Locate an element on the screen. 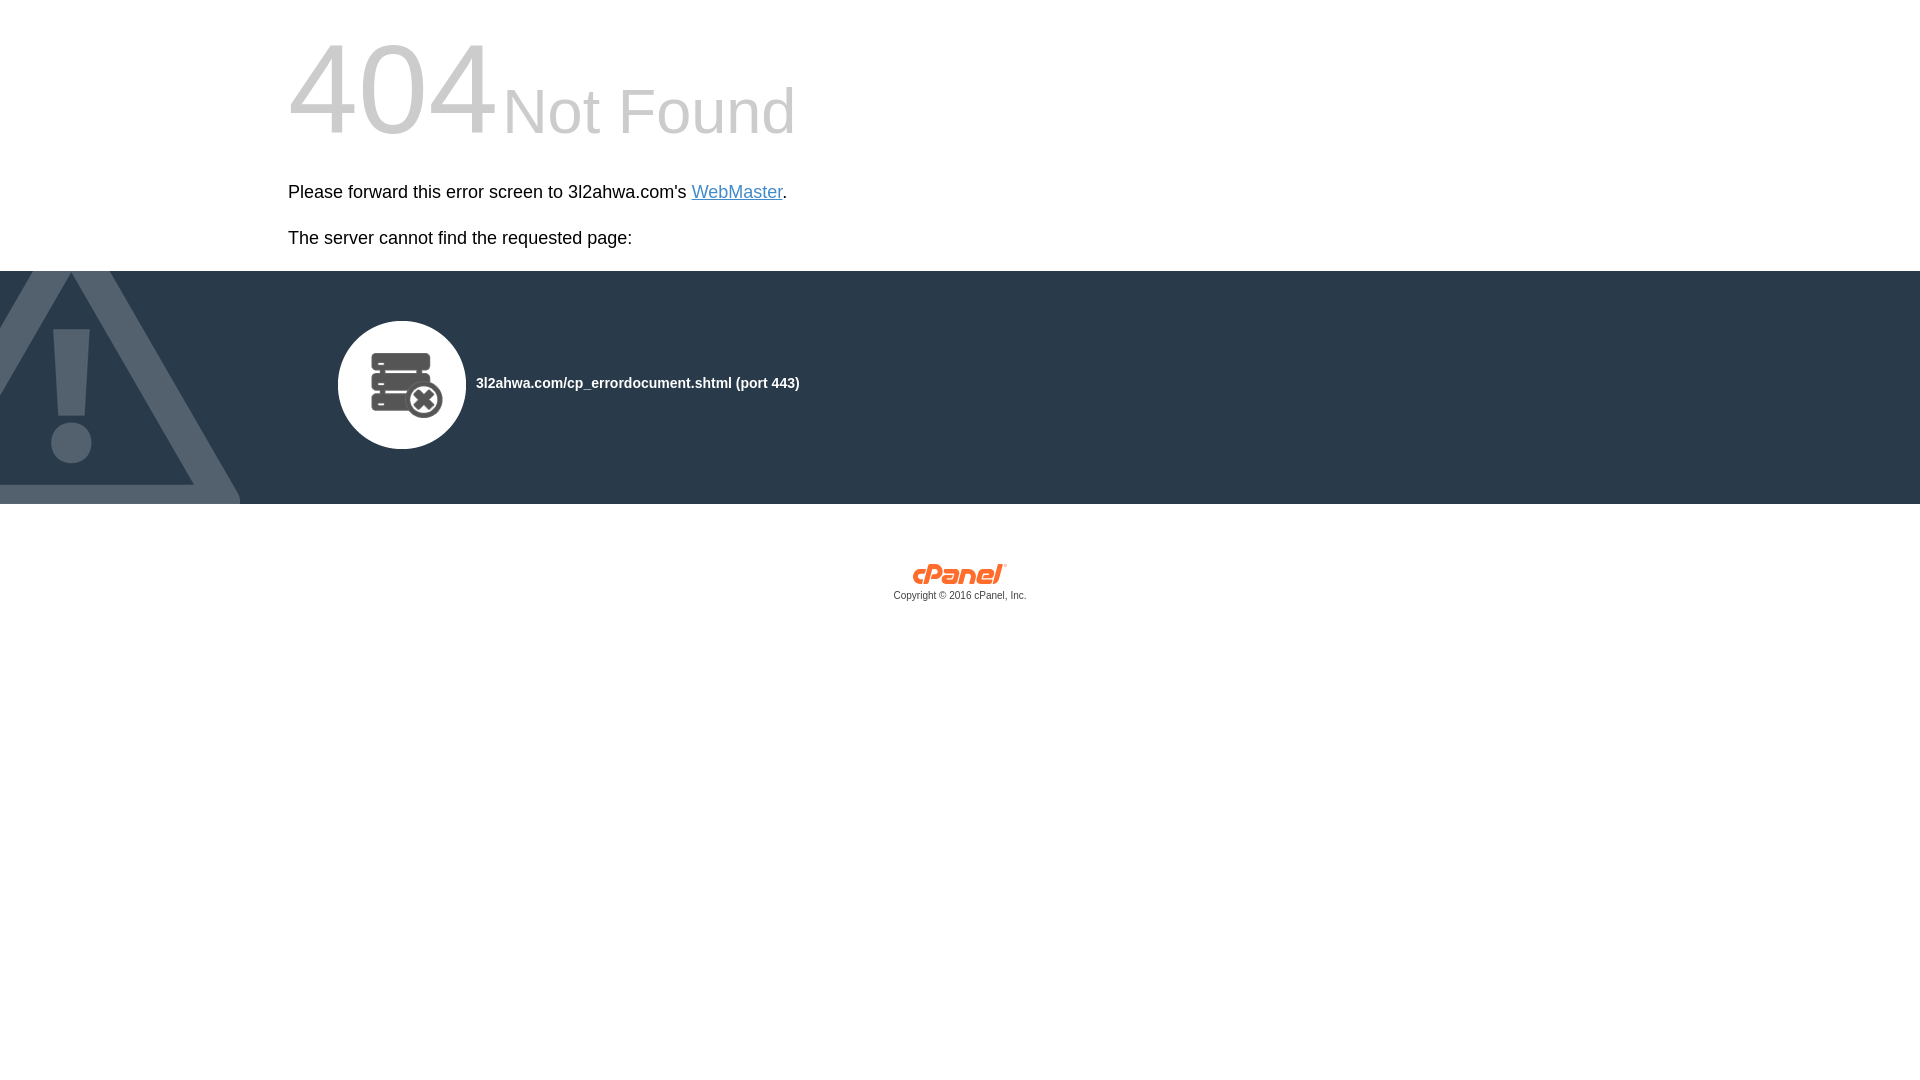 The width and height of the screenshot is (1920, 1080). 'WebMaster' is located at coordinates (691, 192).